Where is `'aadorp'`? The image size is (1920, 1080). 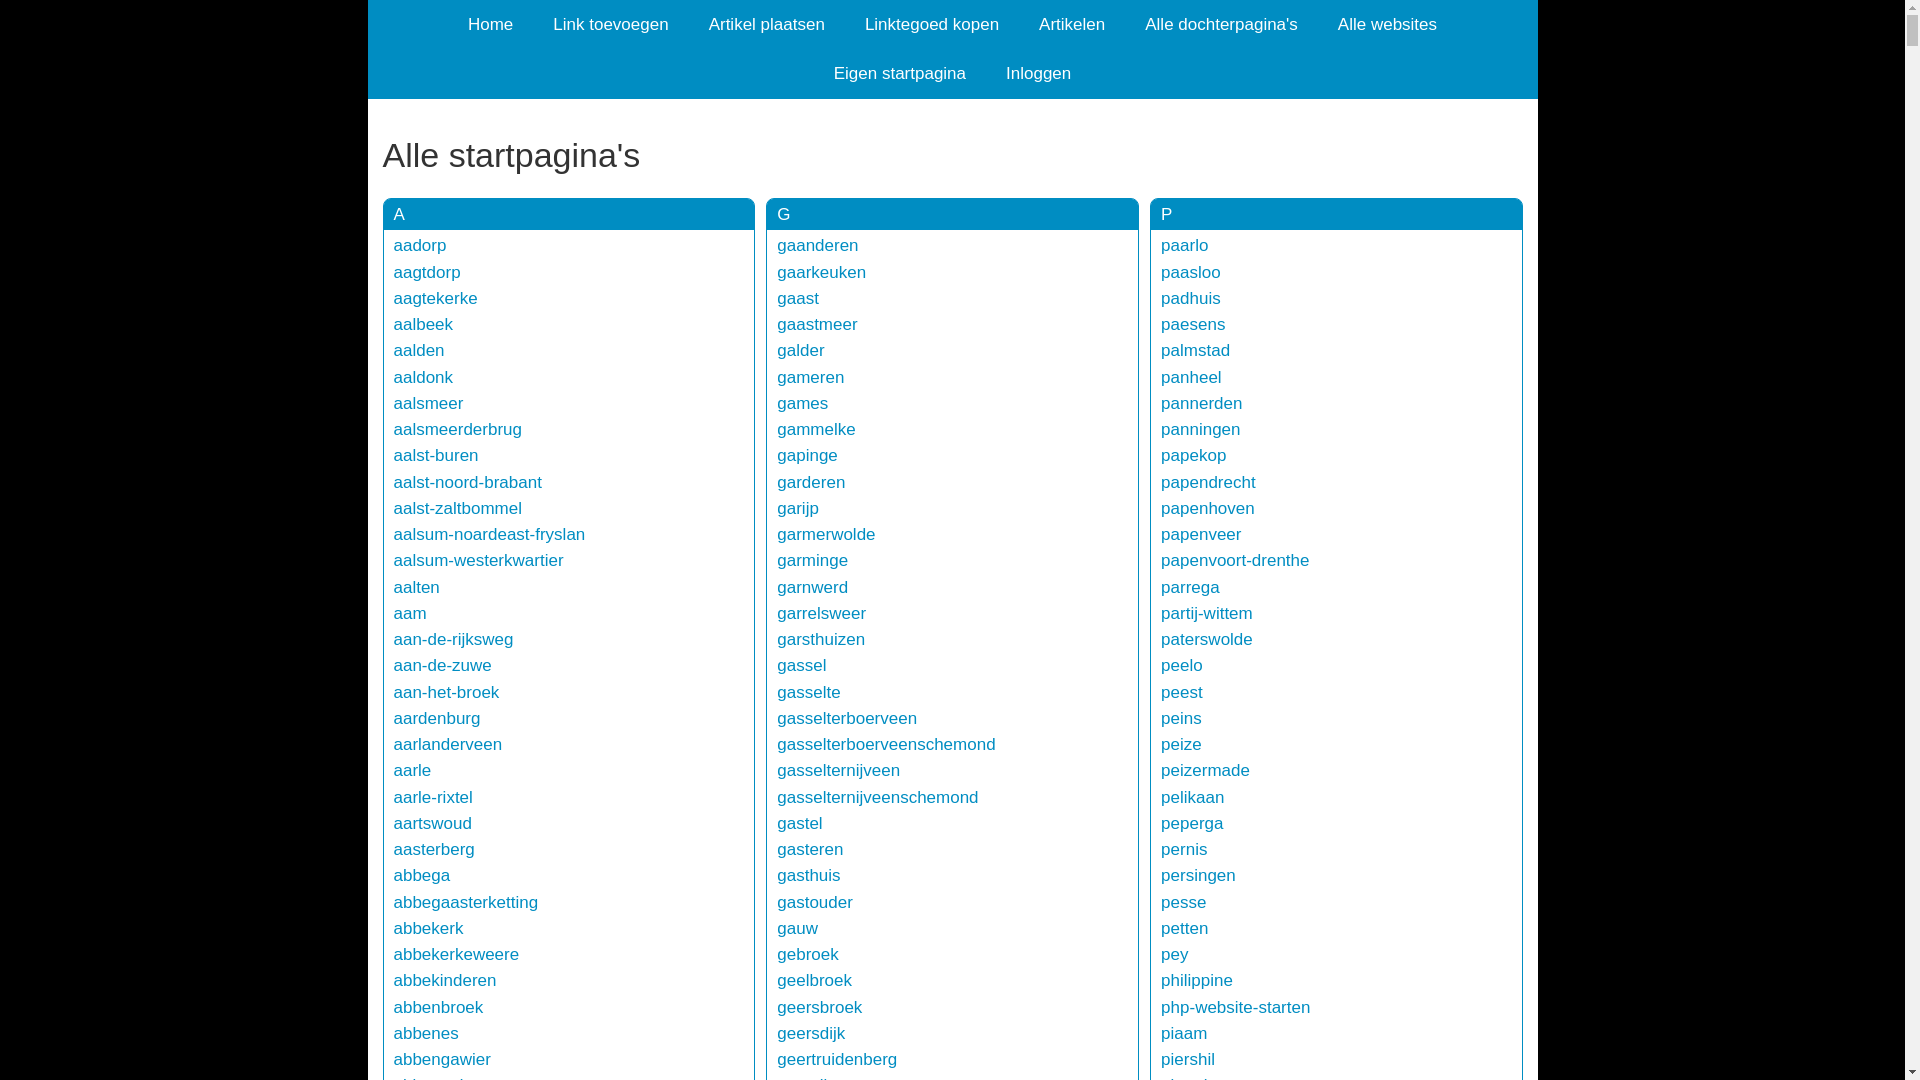 'aadorp' is located at coordinates (419, 244).